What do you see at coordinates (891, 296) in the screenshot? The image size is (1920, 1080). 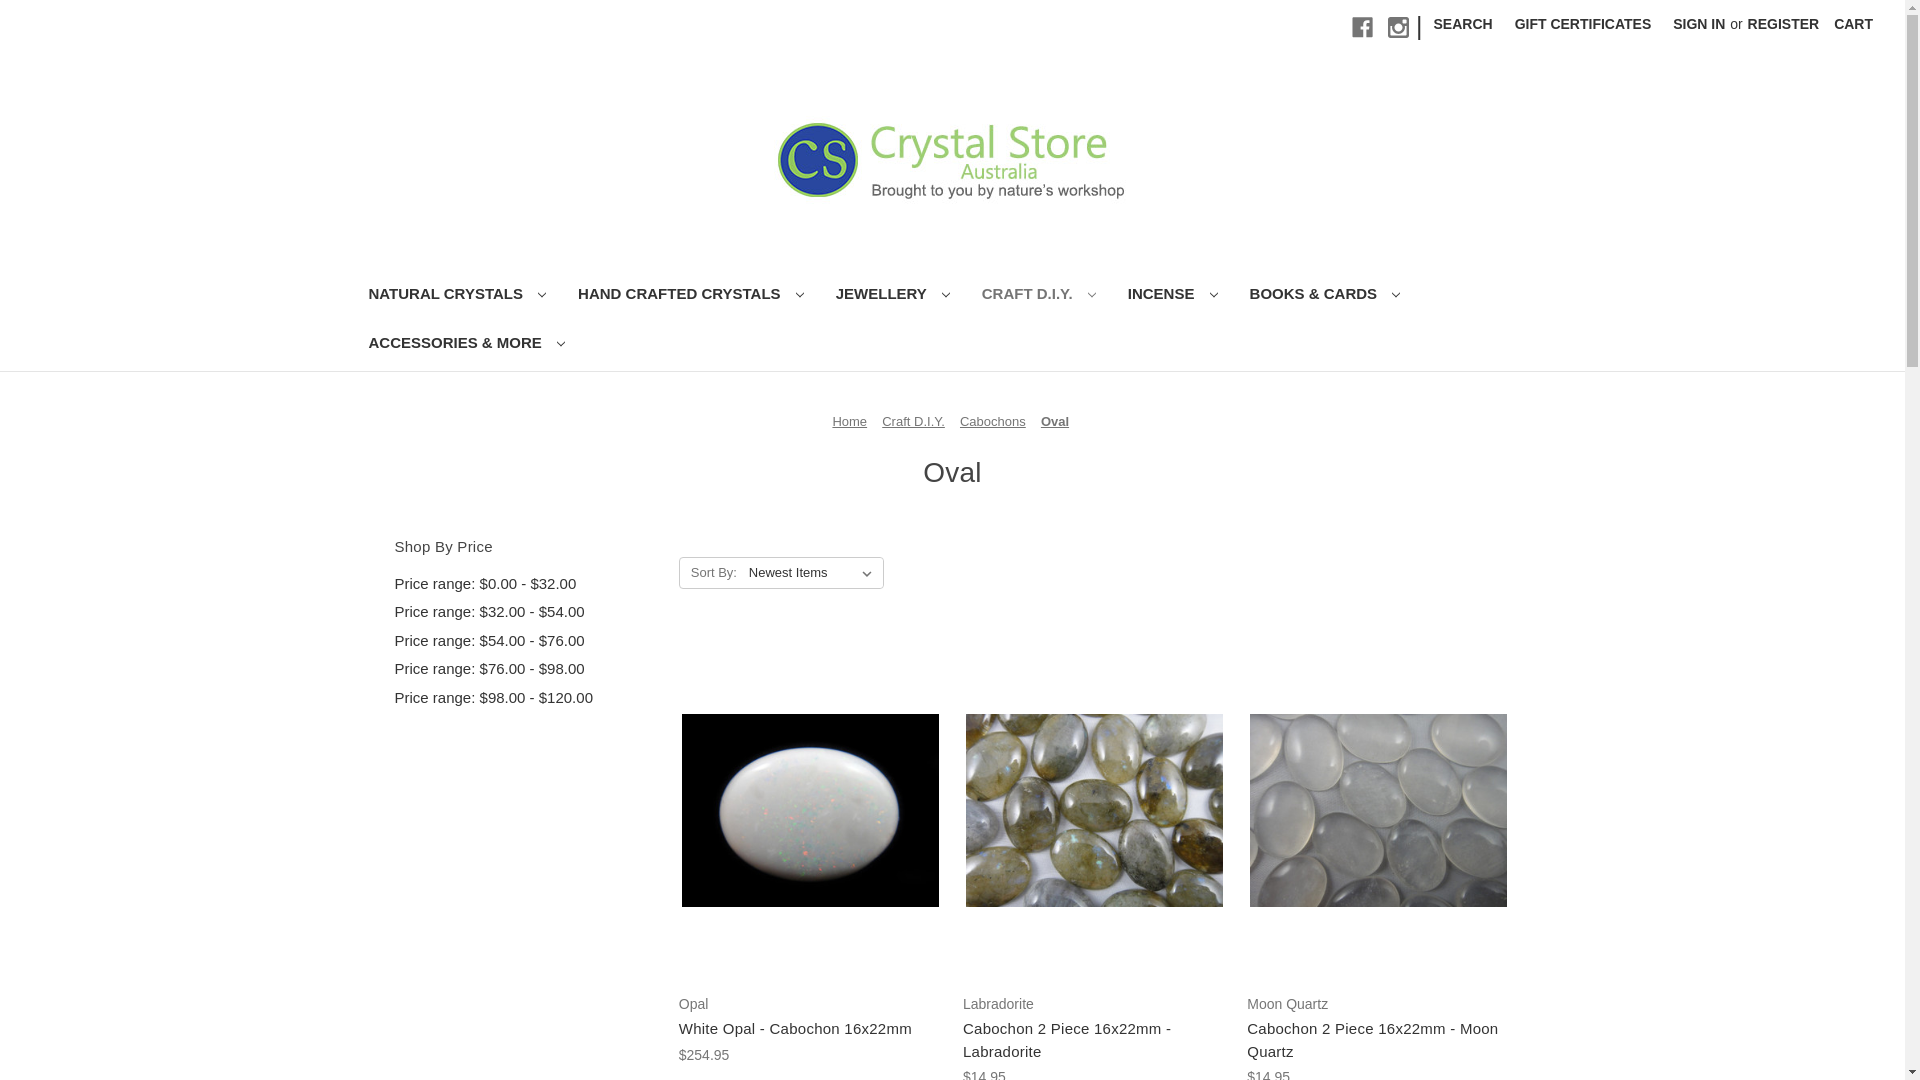 I see `'JEWELLERY'` at bounding box center [891, 296].